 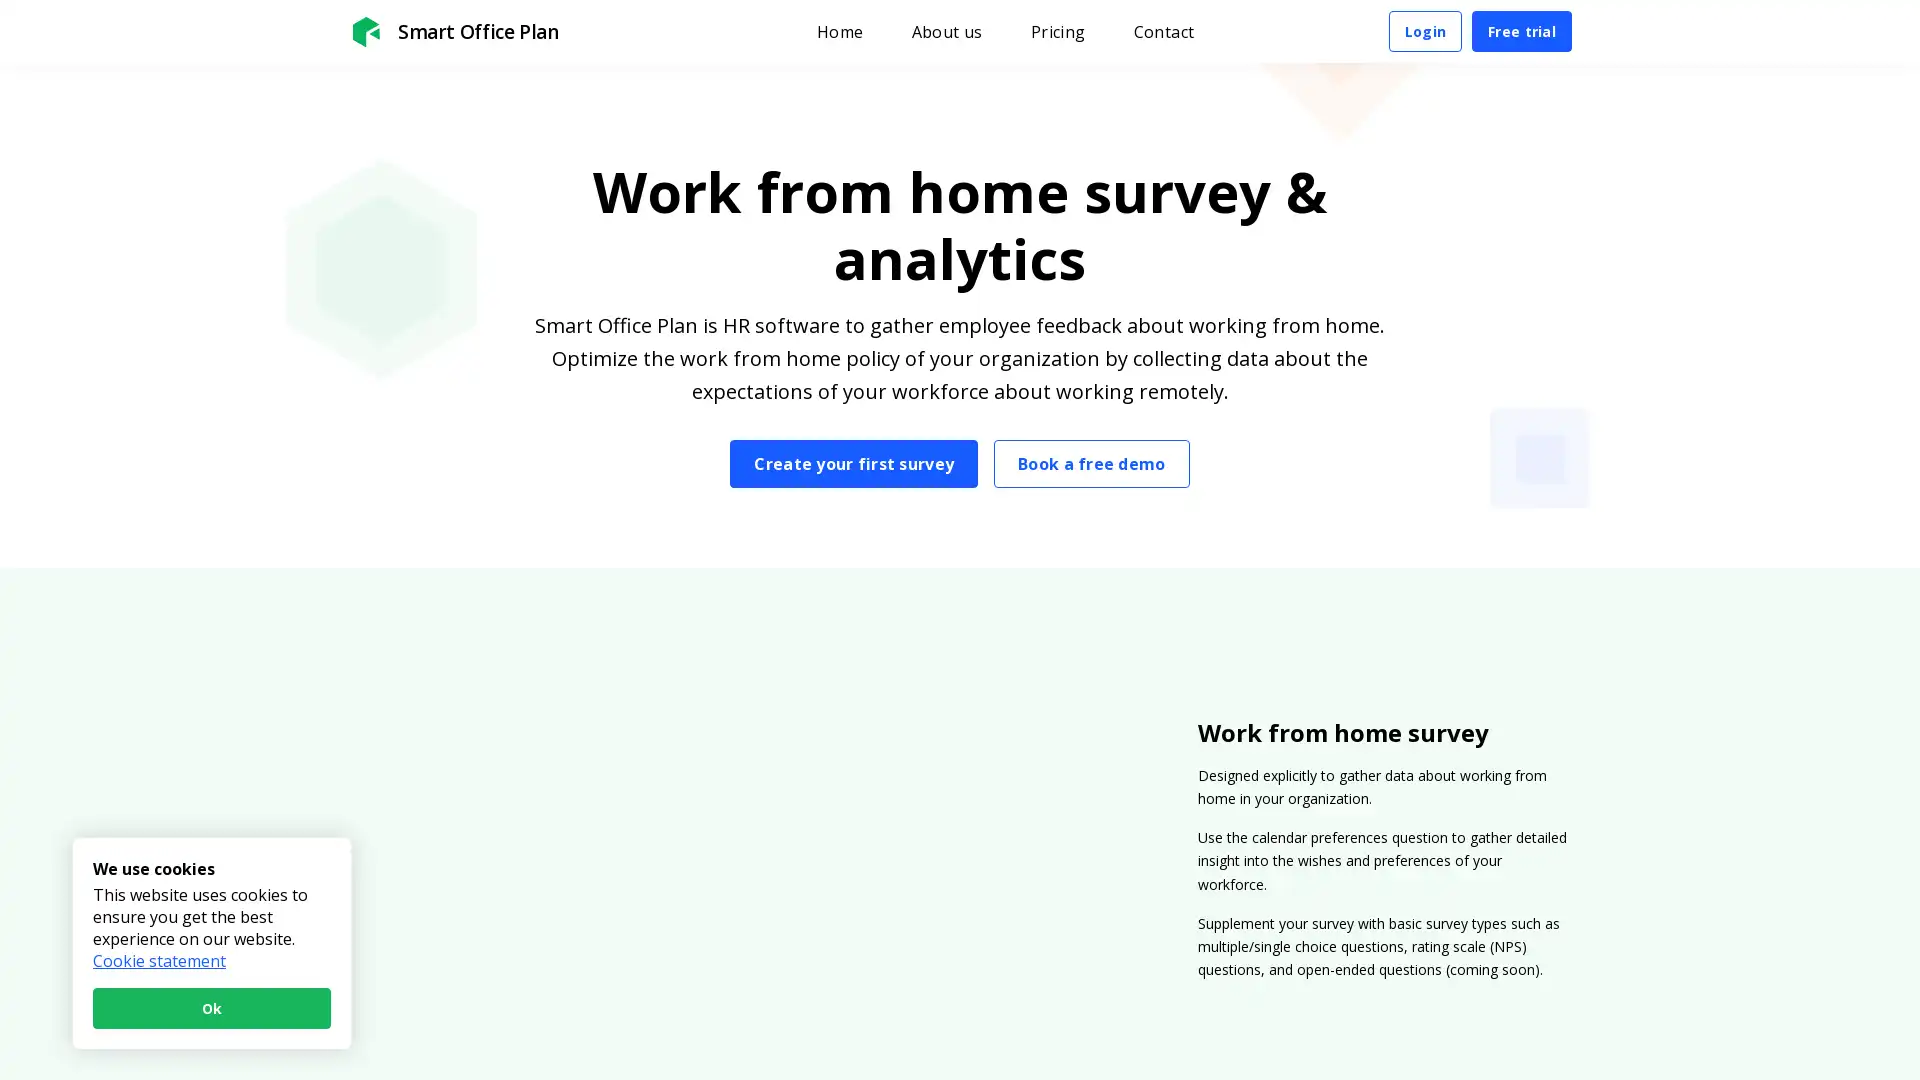 What do you see at coordinates (1424, 31) in the screenshot?
I see `Login` at bounding box center [1424, 31].